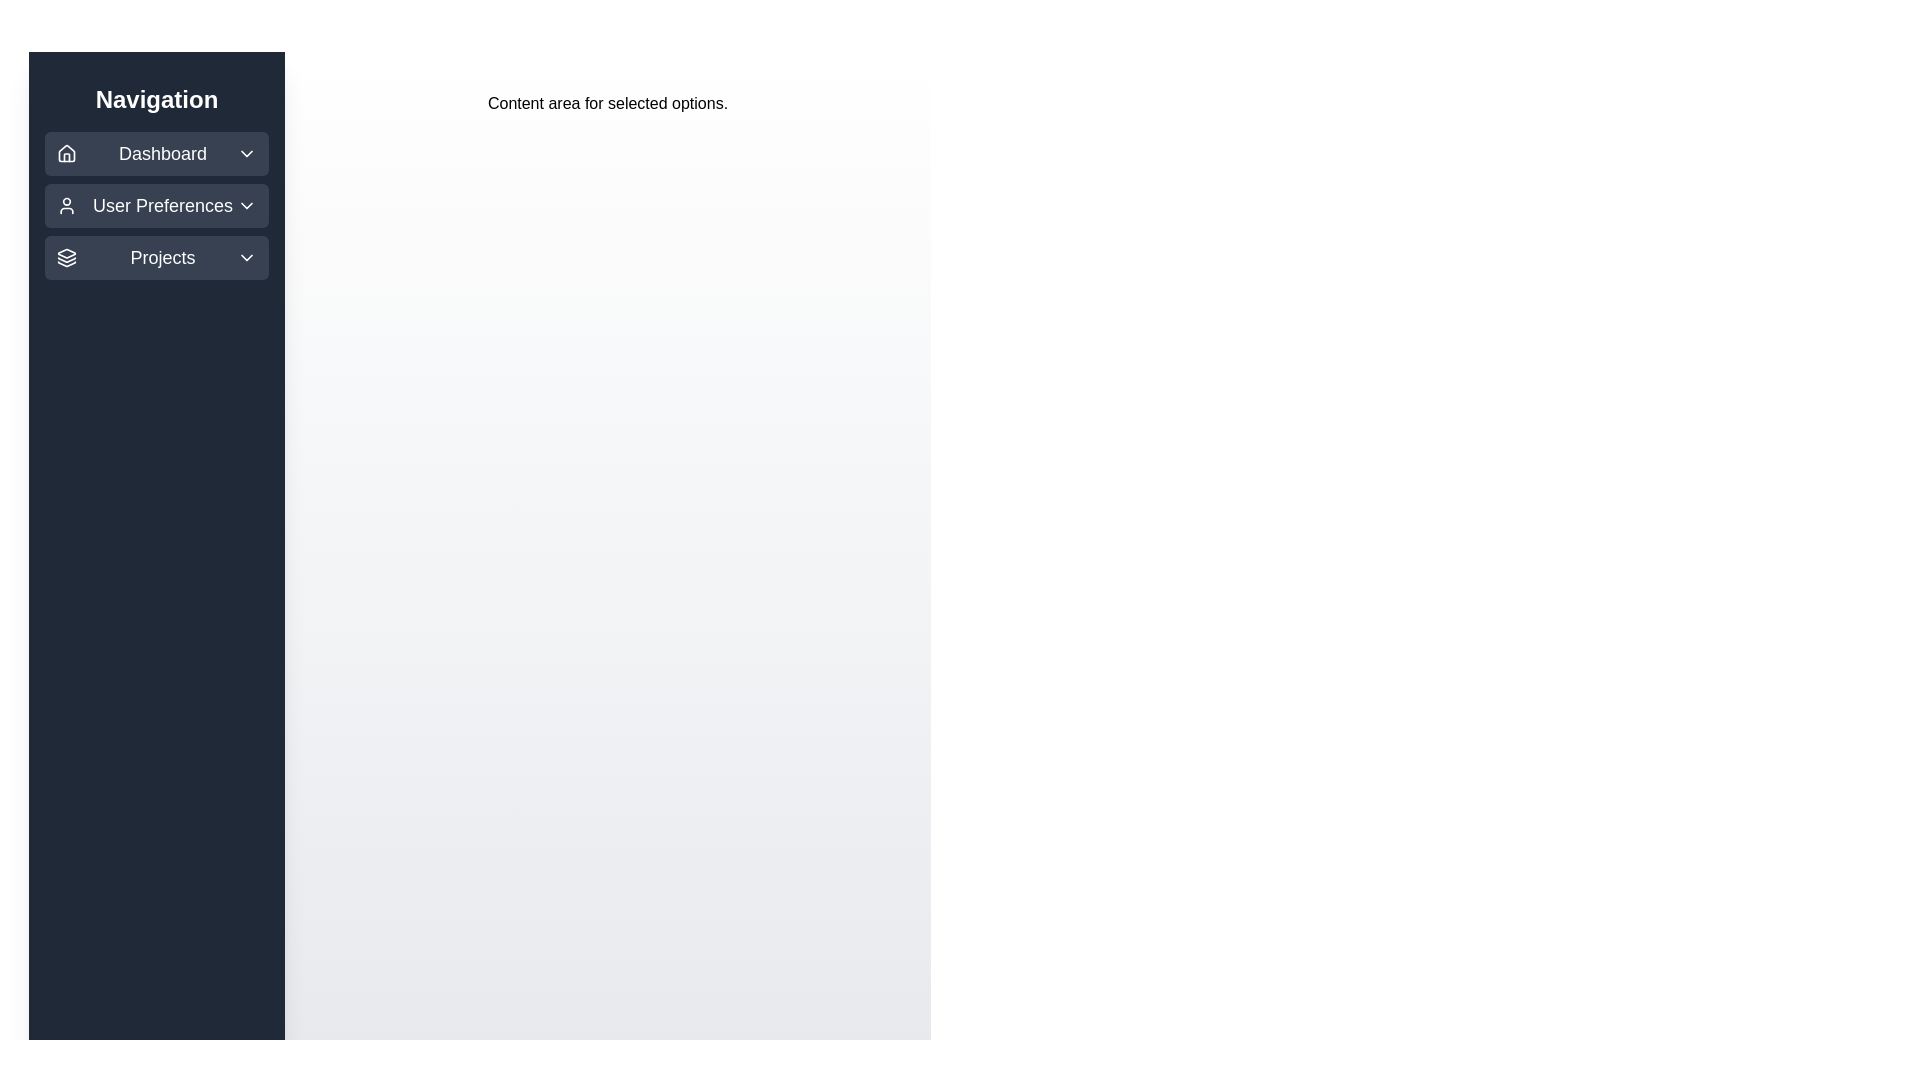  I want to click on text label 'Projects' located in the navigation sidebar, styled with a large font size and contrasting white color against a dark background, positioned as the third item in the list, so click(163, 257).